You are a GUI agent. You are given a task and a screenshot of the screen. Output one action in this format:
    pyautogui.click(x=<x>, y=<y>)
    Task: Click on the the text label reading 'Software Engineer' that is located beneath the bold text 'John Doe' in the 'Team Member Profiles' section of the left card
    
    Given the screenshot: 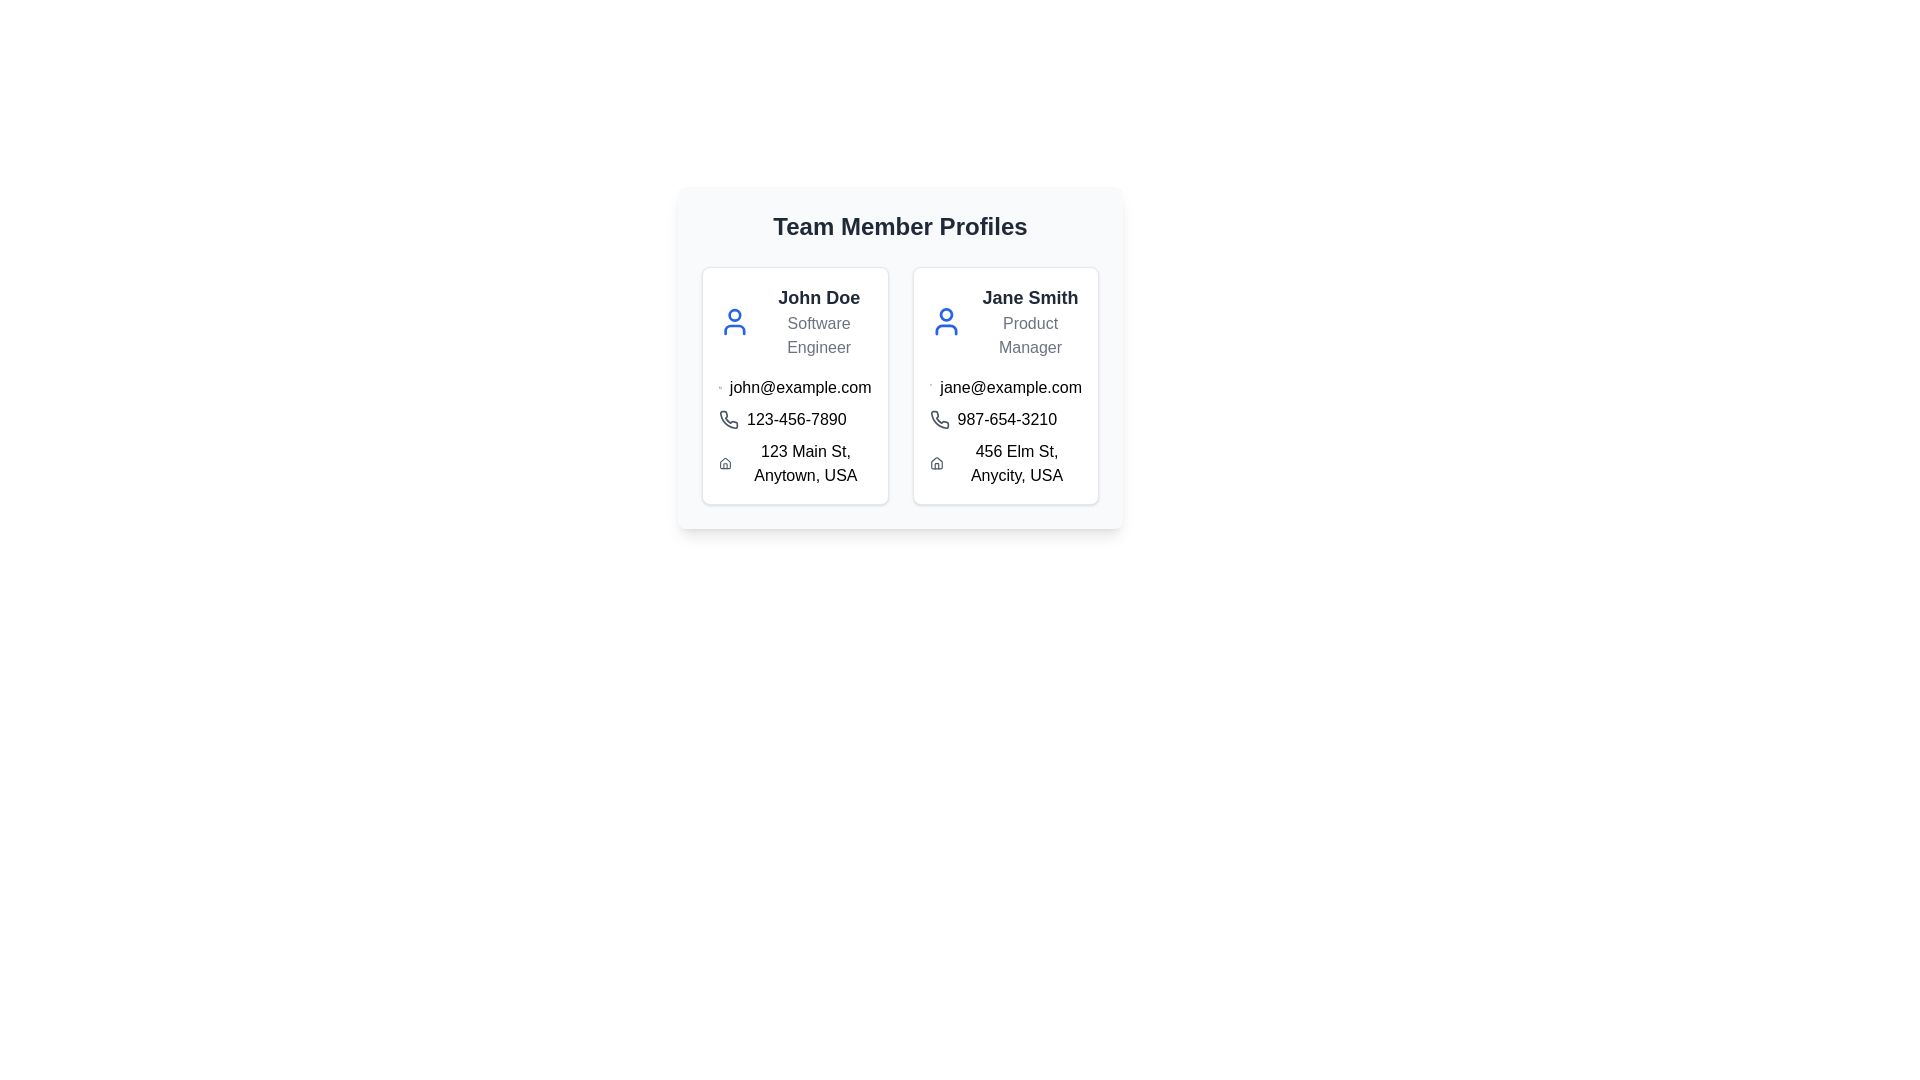 What is the action you would take?
    pyautogui.click(x=819, y=334)
    